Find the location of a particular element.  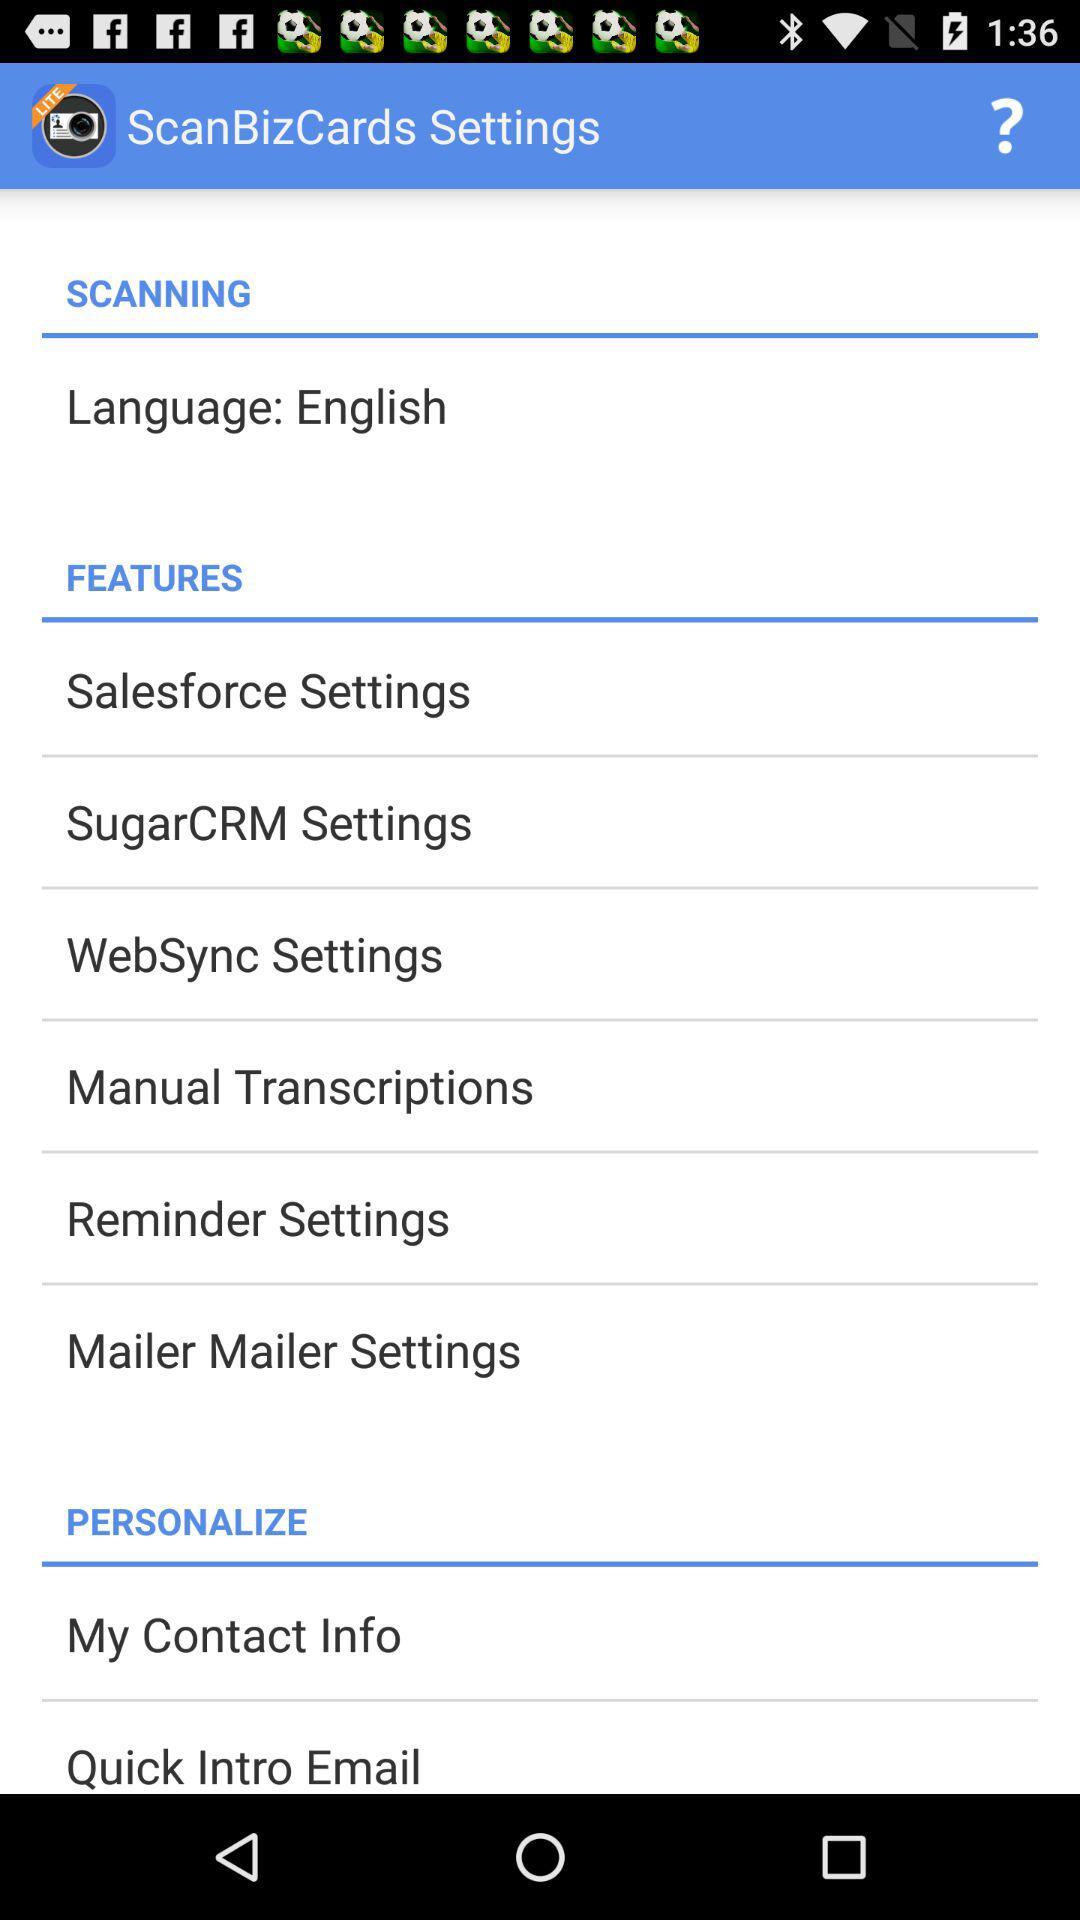

the app to the right of the scanbizcards settings item is located at coordinates (1006, 124).